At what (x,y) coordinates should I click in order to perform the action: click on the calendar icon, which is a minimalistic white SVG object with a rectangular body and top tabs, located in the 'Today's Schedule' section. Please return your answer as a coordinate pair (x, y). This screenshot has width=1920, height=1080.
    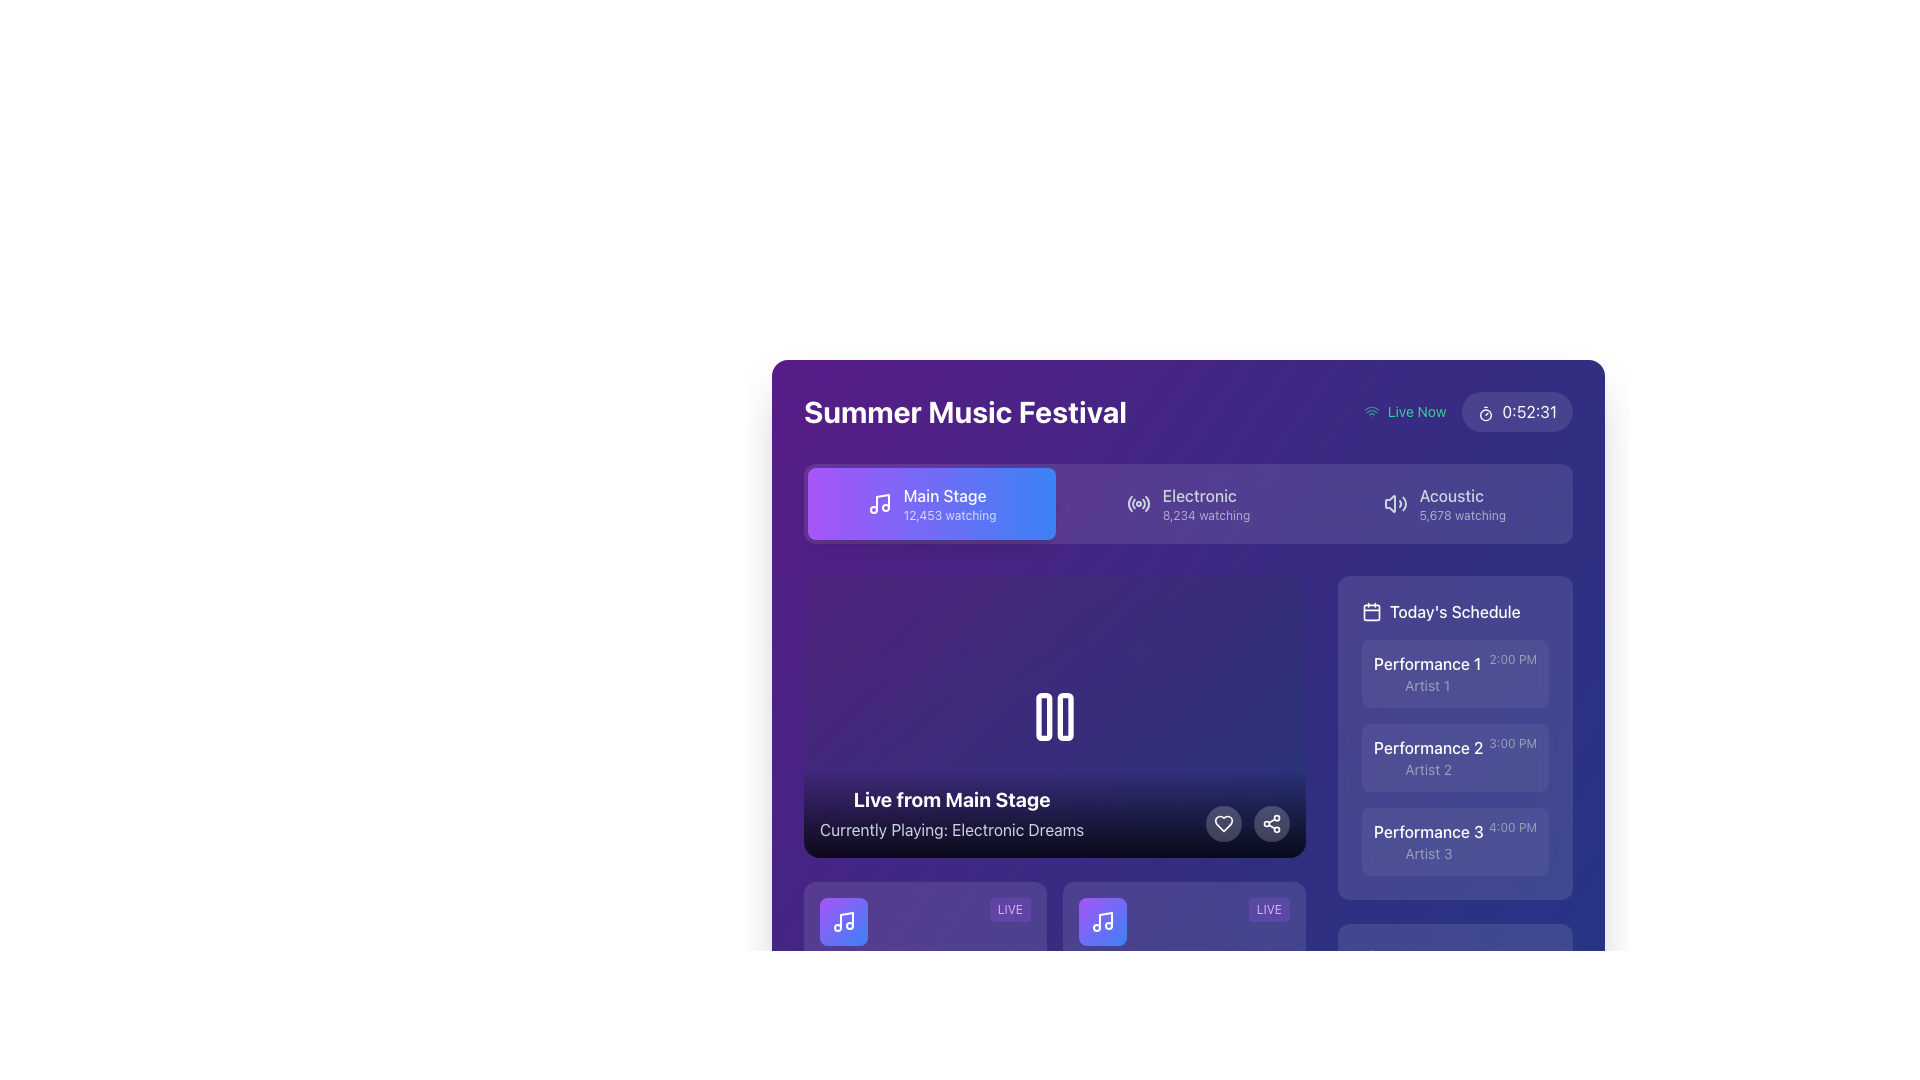
    Looking at the image, I should click on (1371, 611).